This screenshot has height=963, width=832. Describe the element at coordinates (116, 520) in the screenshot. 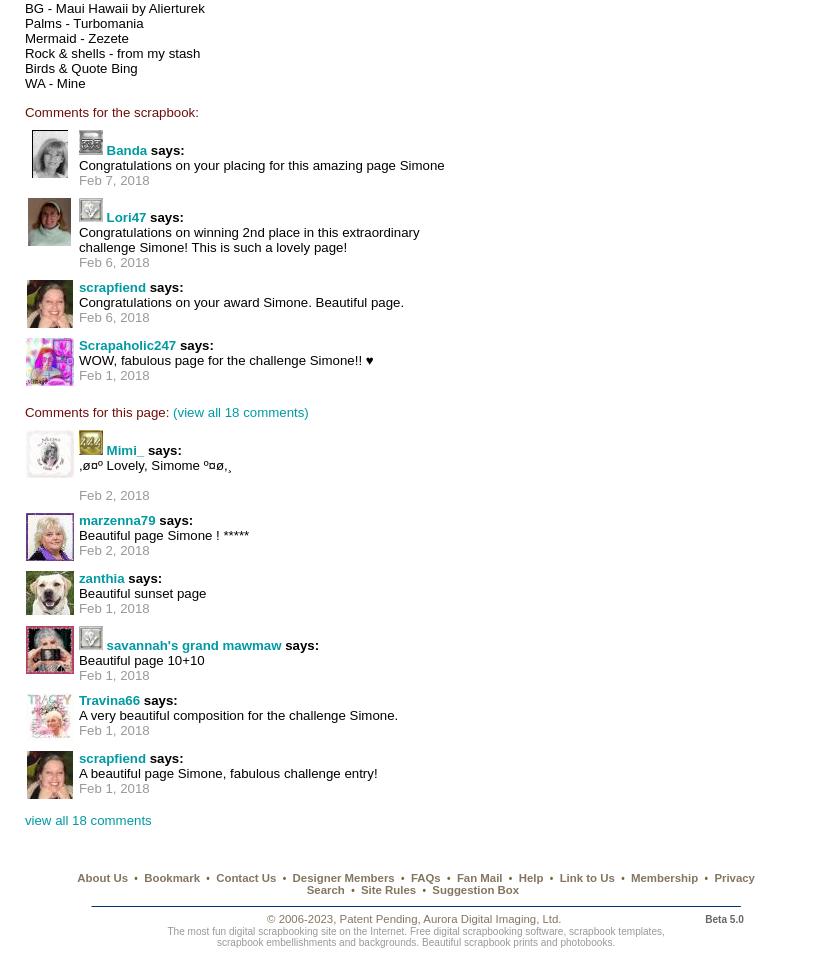

I see `'marzenna79'` at that location.